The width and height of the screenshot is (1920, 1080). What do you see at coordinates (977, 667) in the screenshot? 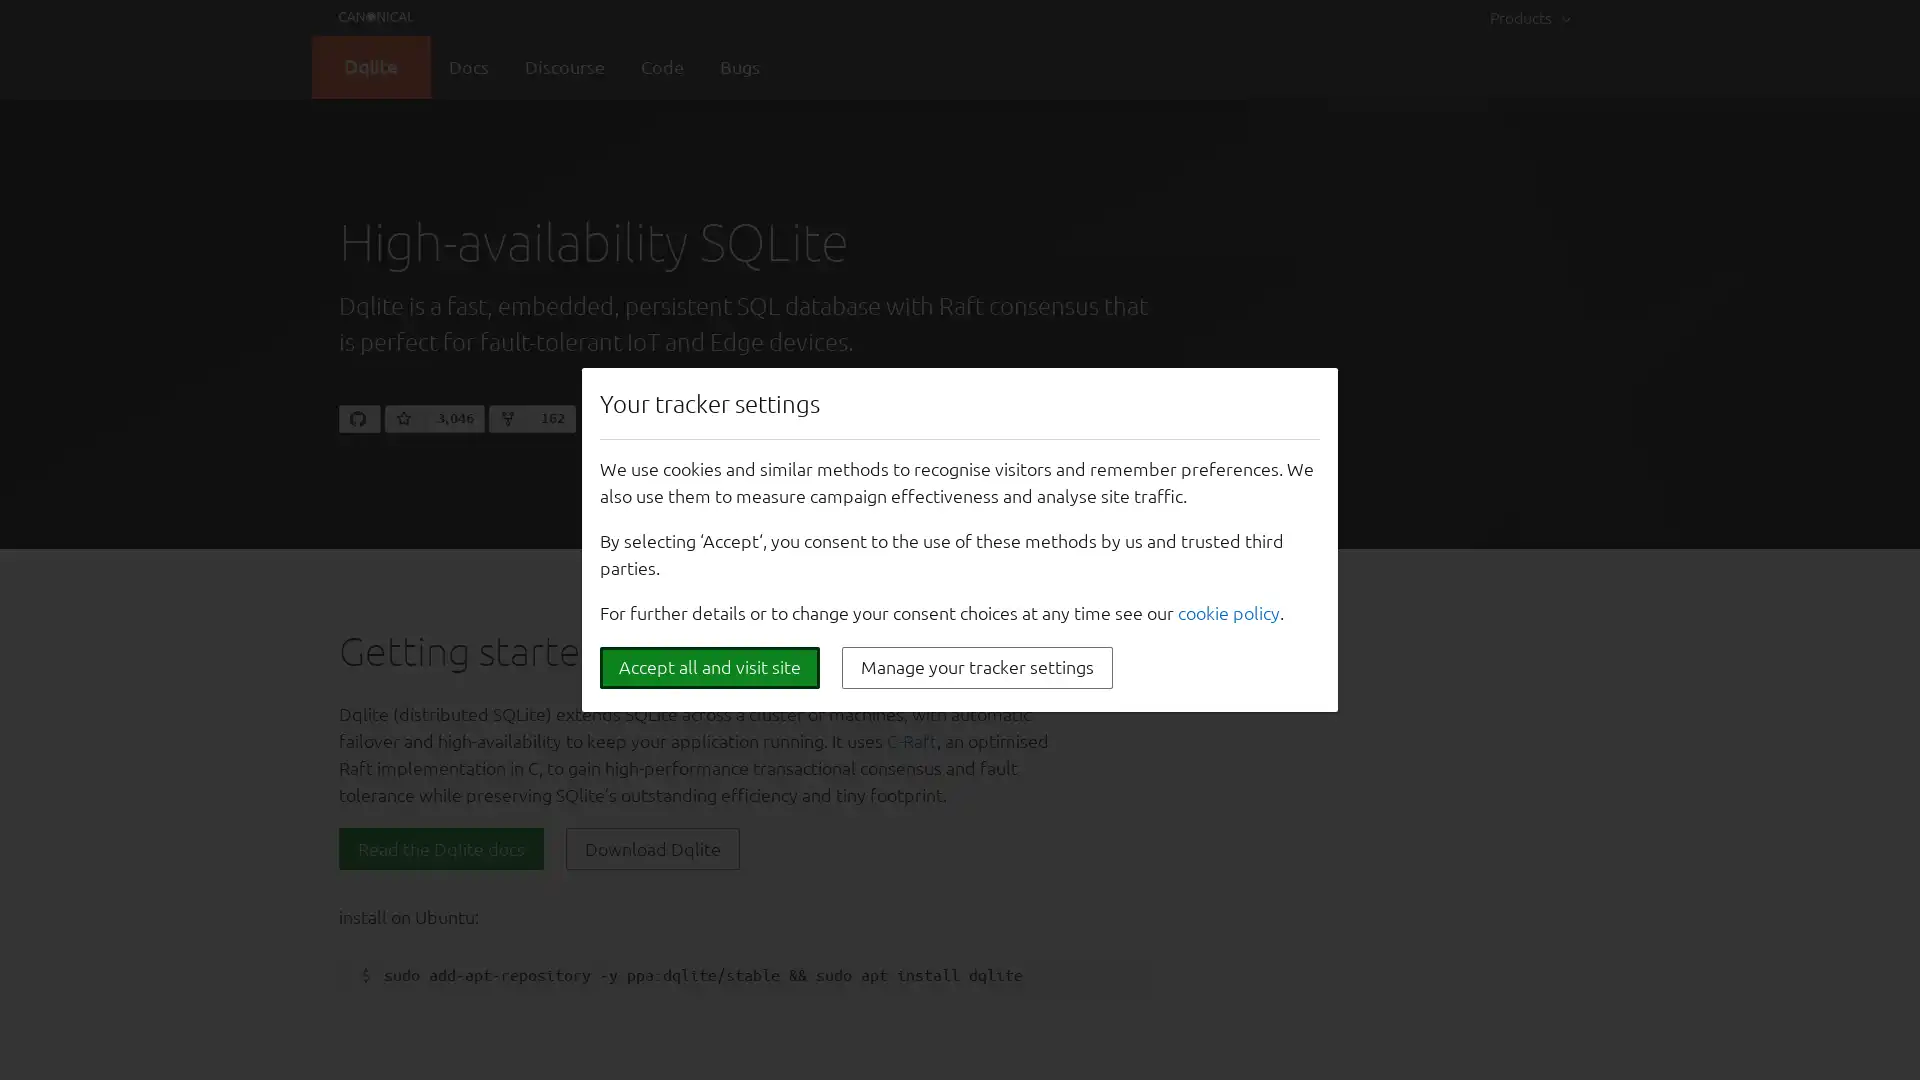
I see `Manage your tracker settings` at bounding box center [977, 667].